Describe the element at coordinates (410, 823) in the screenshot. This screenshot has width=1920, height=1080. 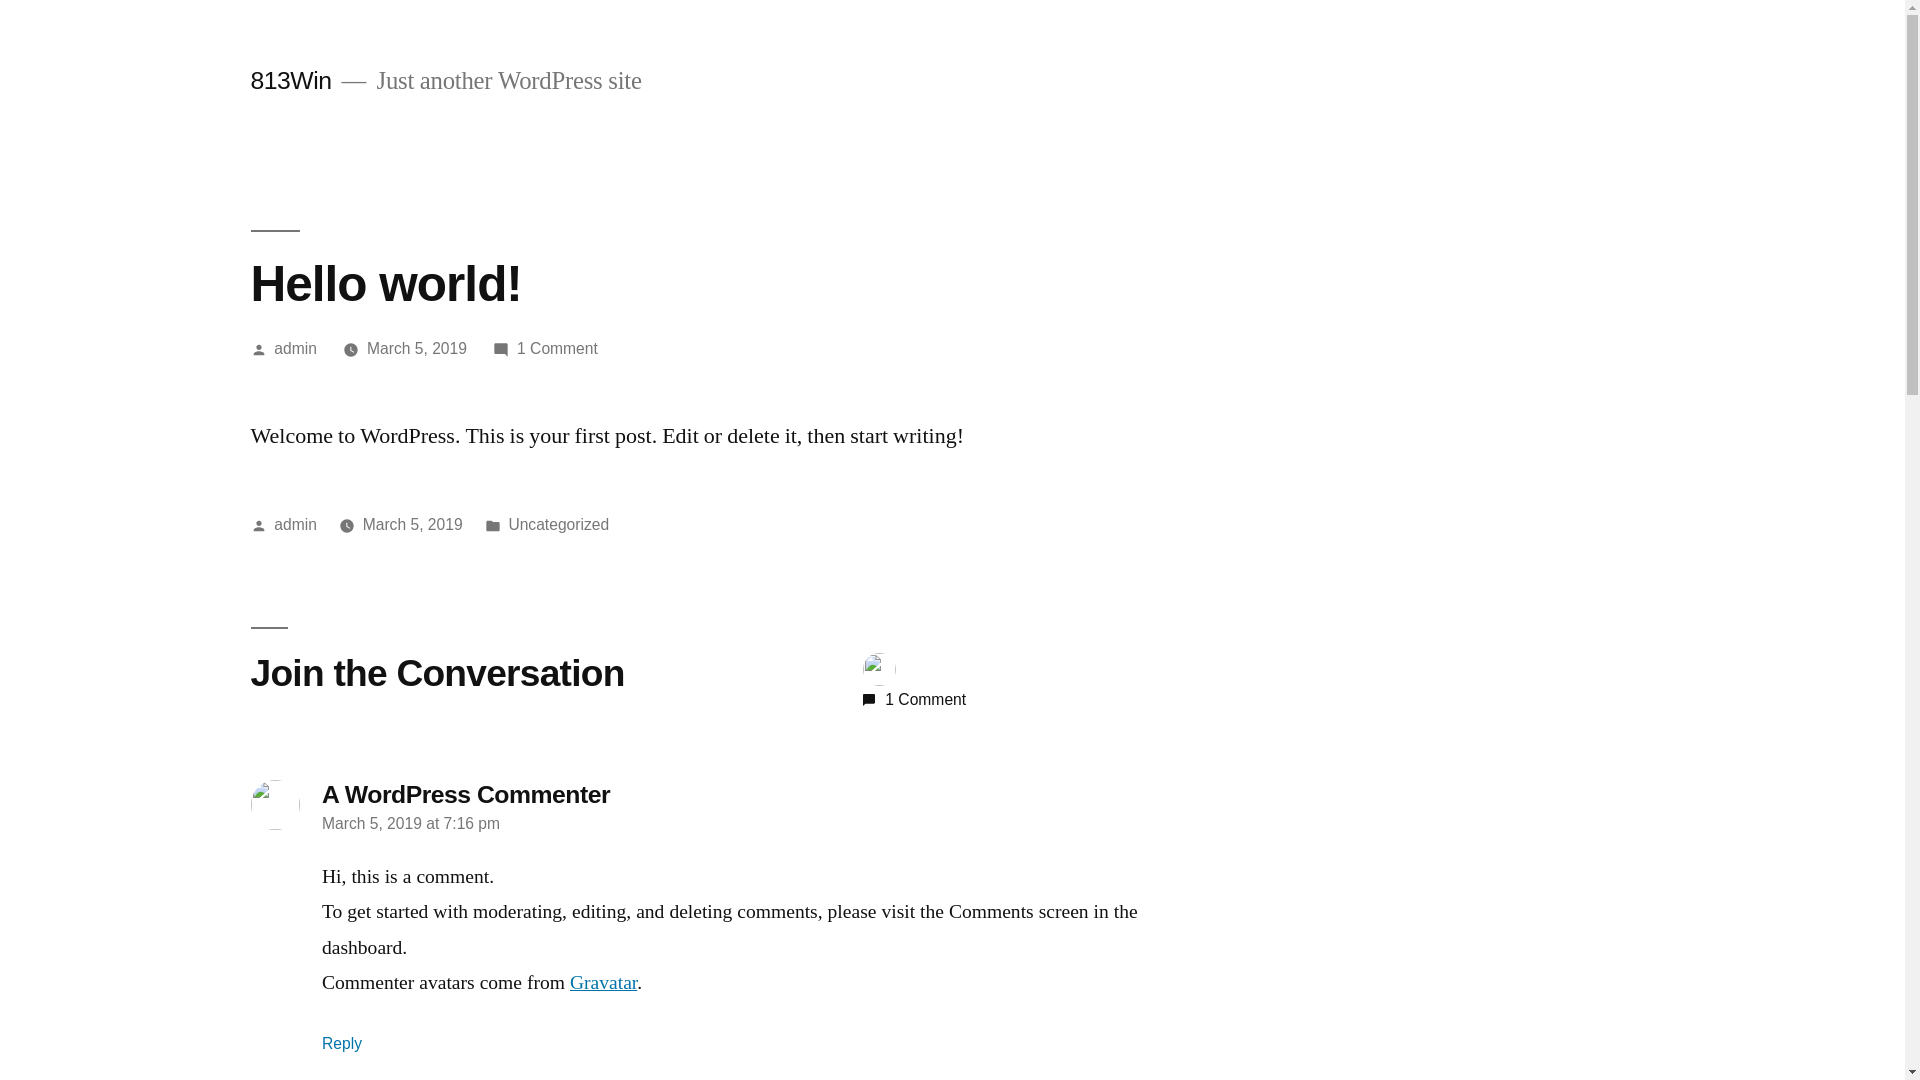
I see `'March 5, 2019 at 7:16 pm'` at that location.